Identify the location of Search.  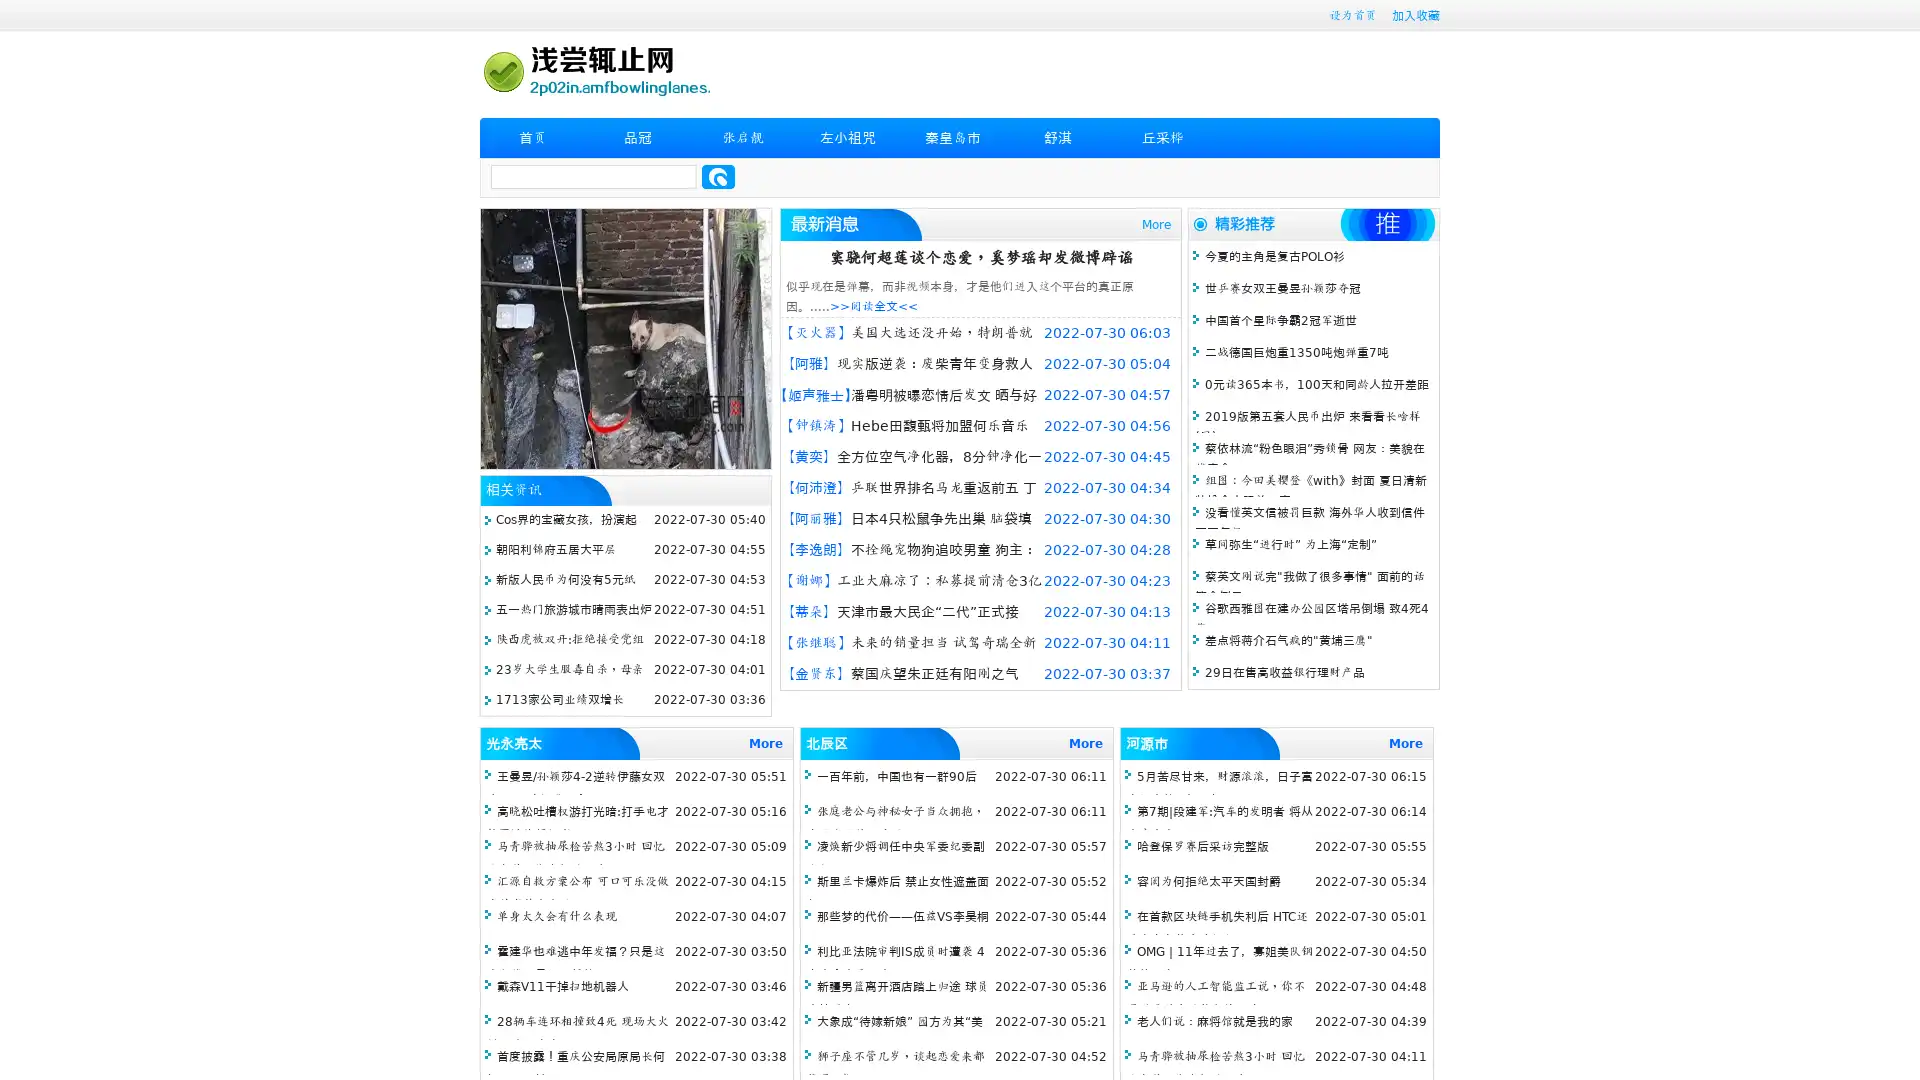
(718, 176).